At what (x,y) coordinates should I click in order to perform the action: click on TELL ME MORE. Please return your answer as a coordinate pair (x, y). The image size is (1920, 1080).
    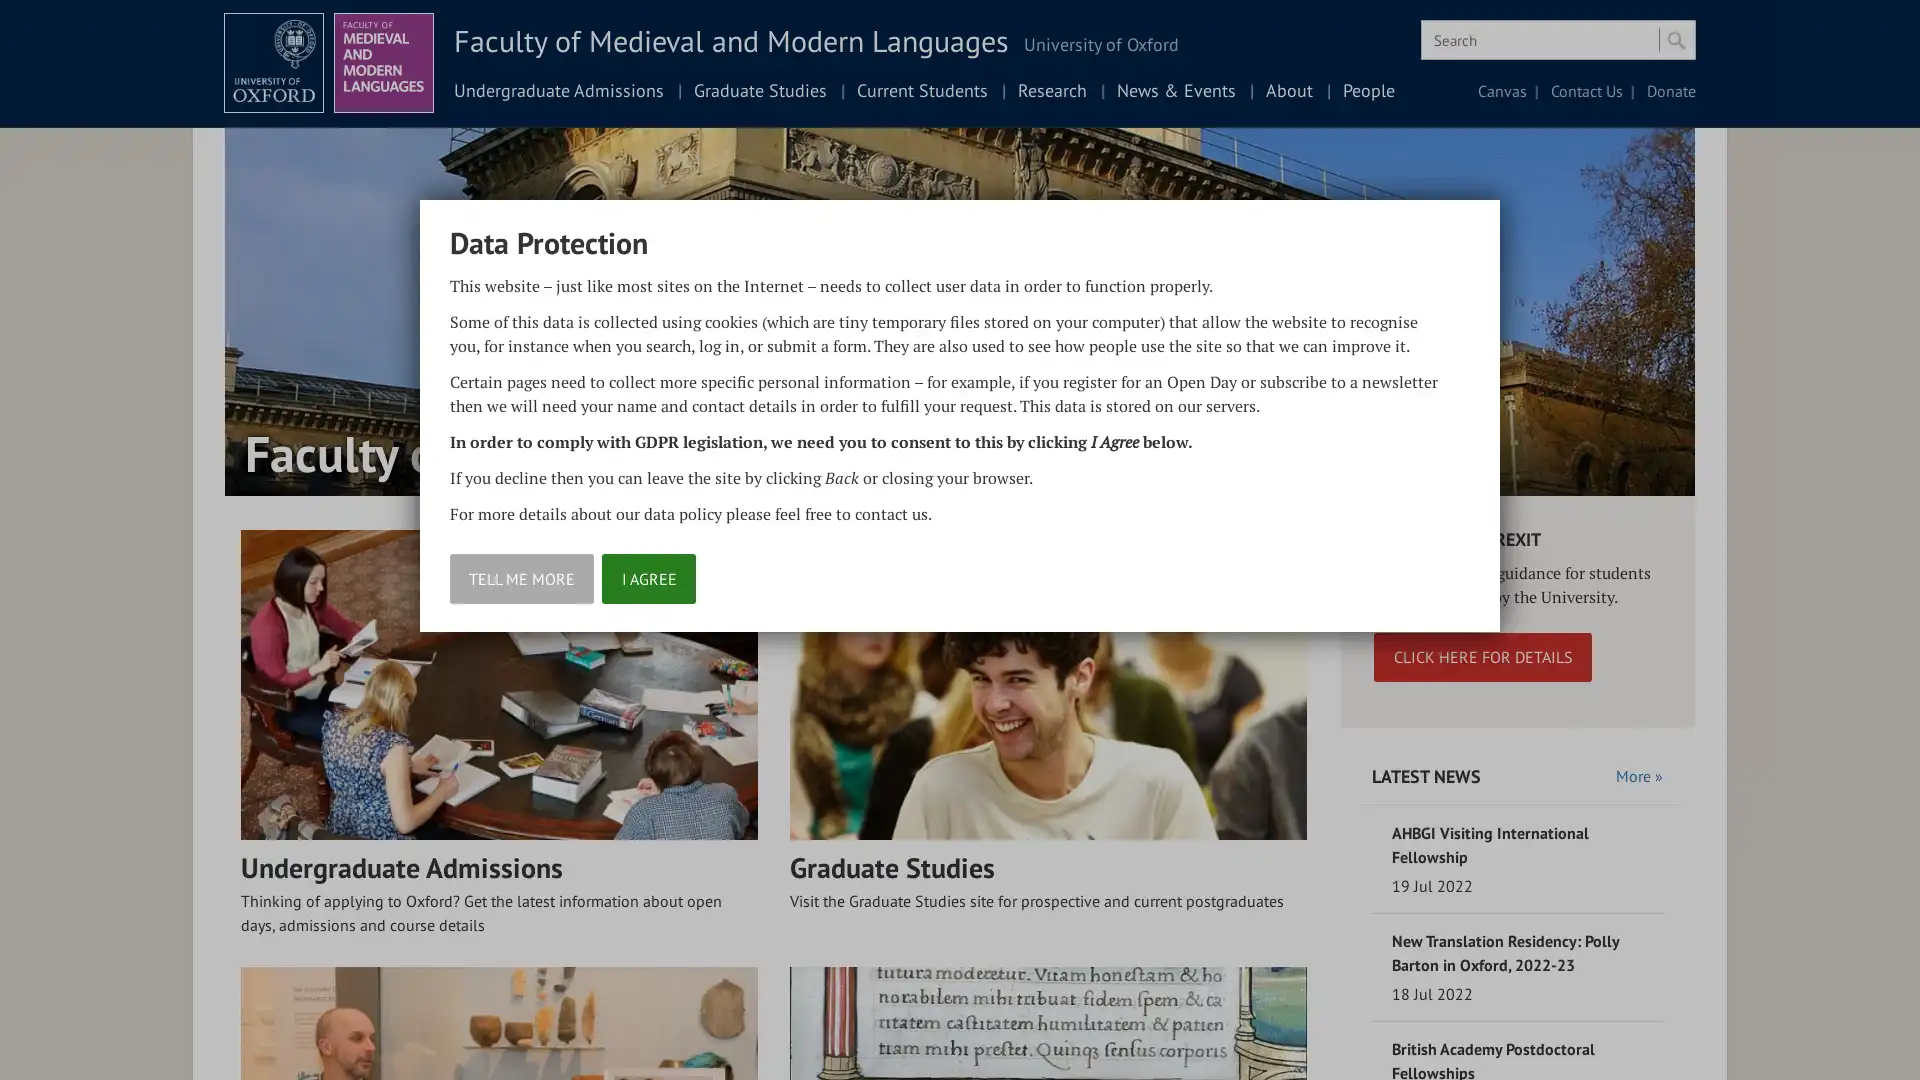
    Looking at the image, I should click on (522, 578).